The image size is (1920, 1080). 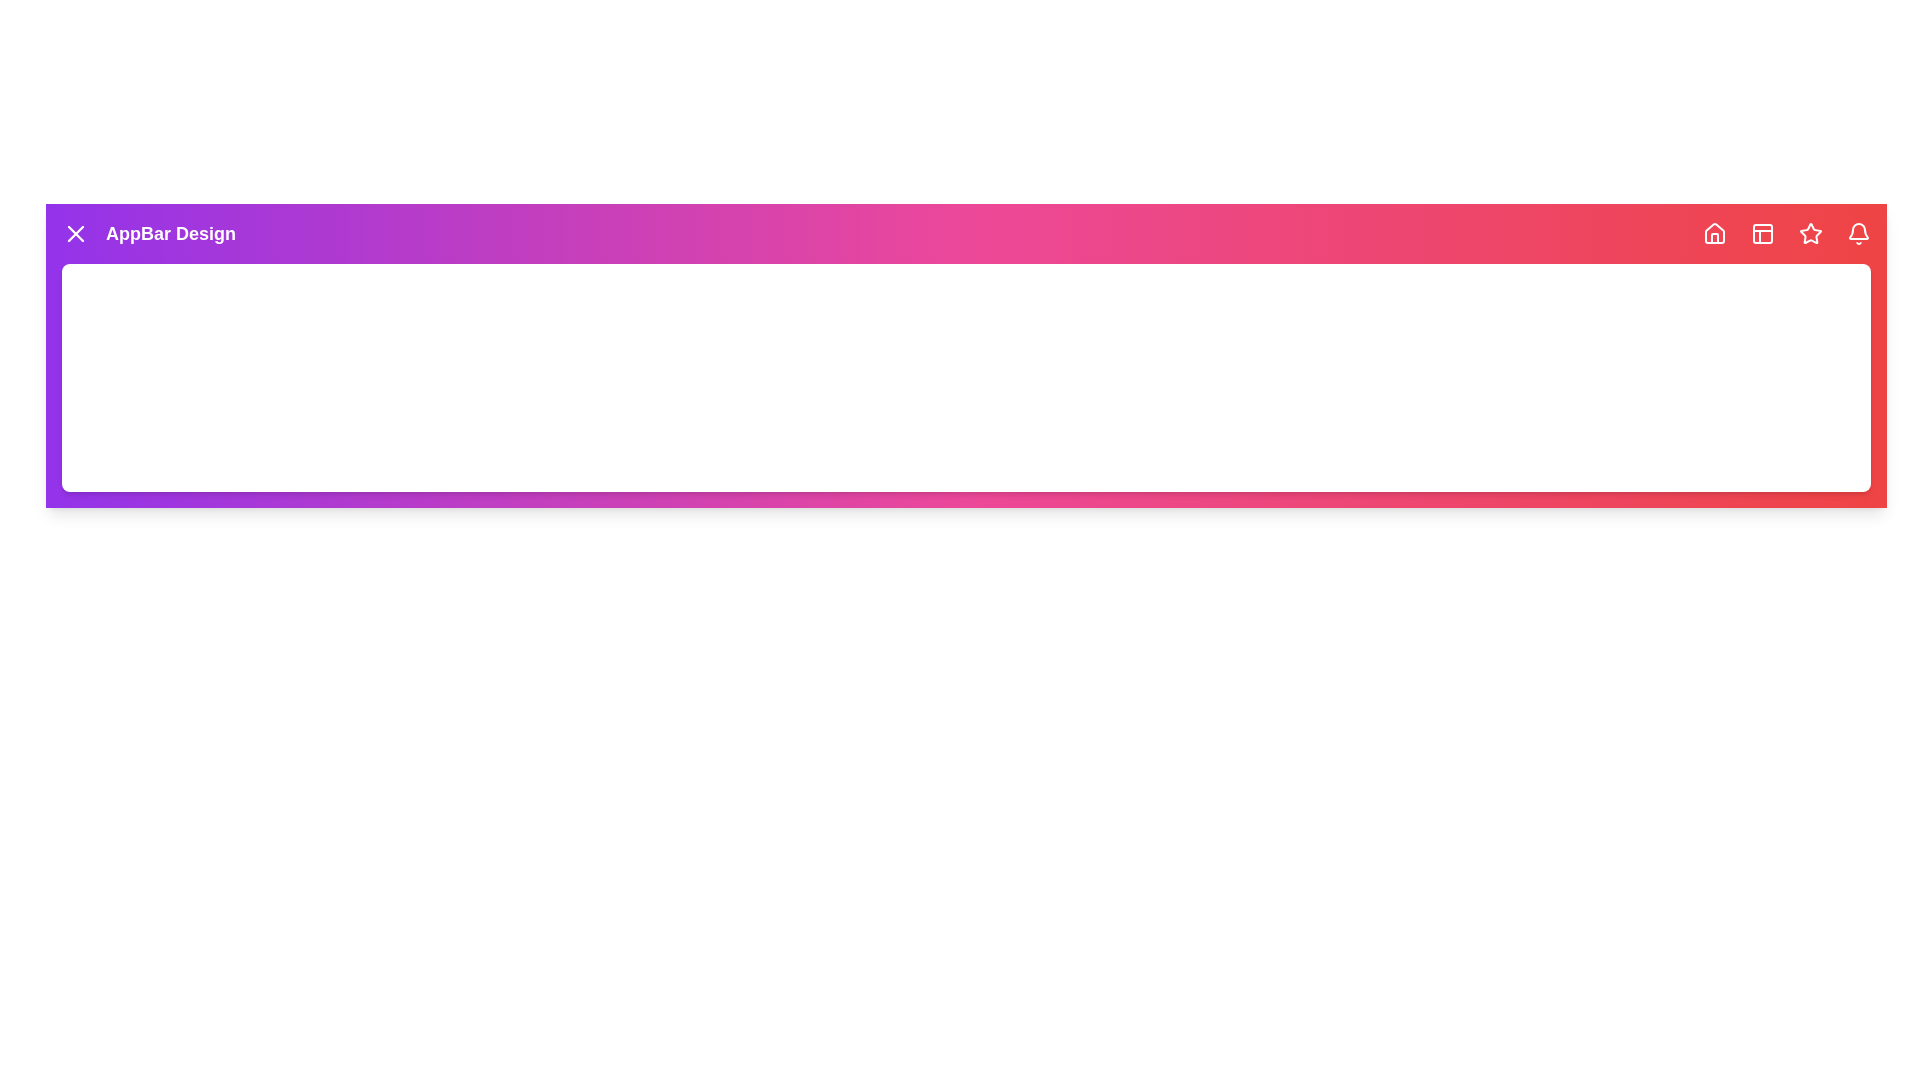 What do you see at coordinates (1857, 233) in the screenshot?
I see `the navigation icon Notifications` at bounding box center [1857, 233].